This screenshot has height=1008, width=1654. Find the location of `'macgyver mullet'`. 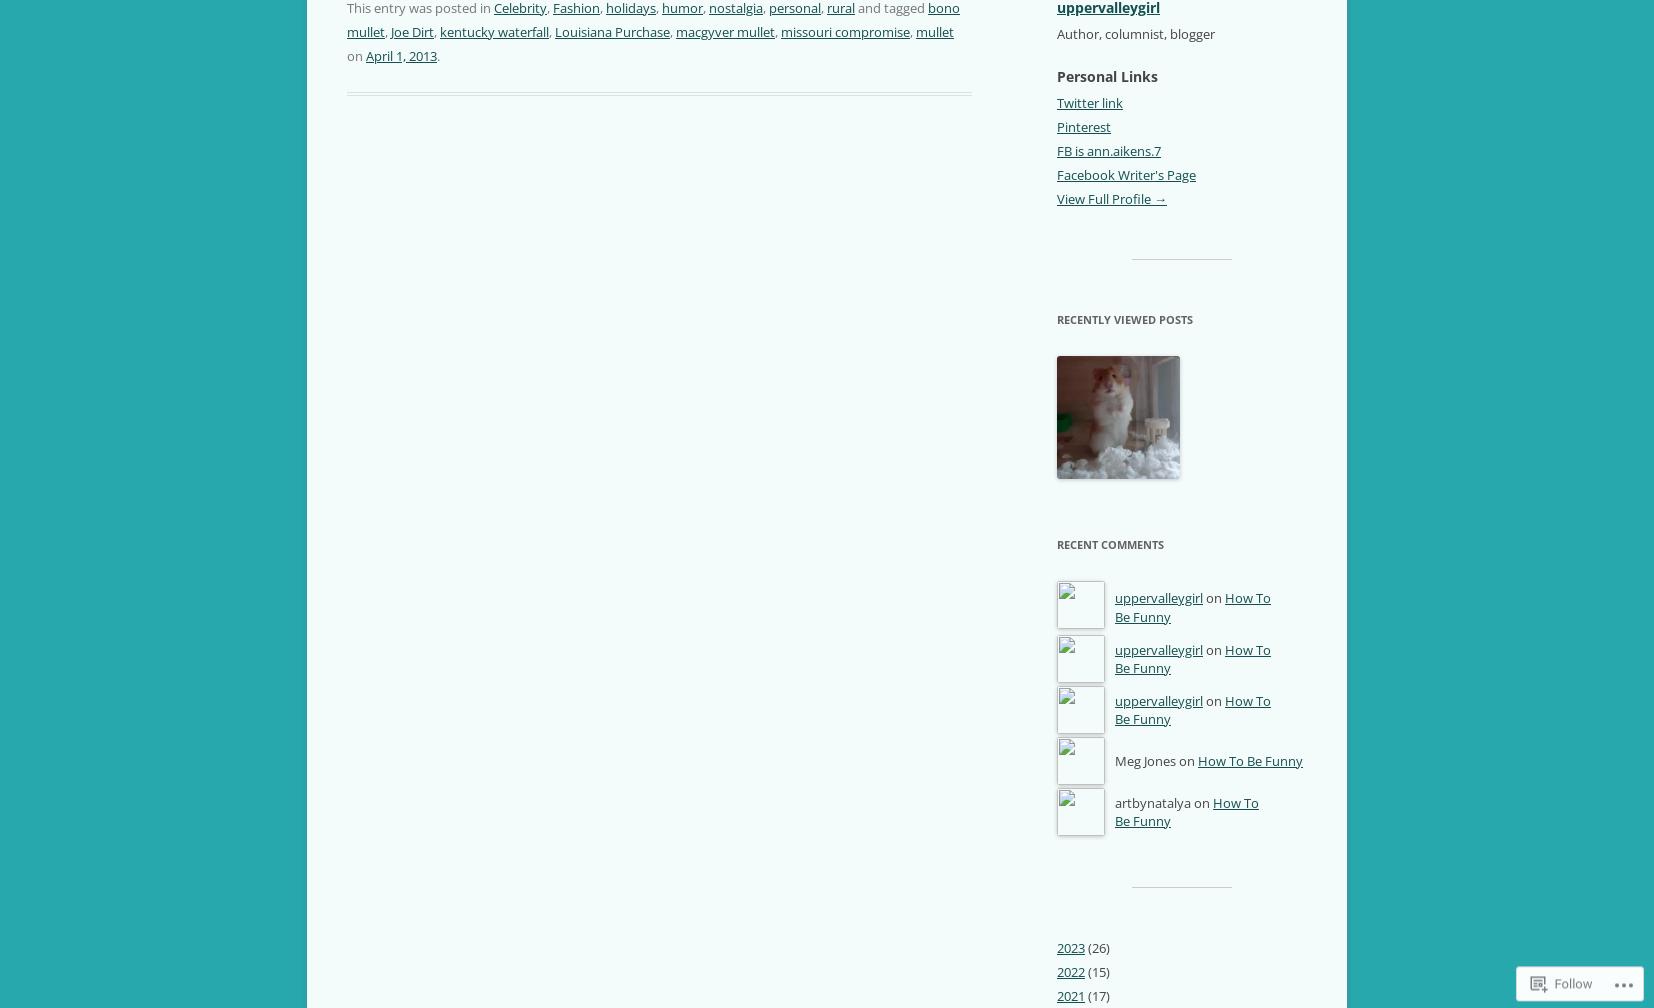

'macgyver mullet' is located at coordinates (725, 31).